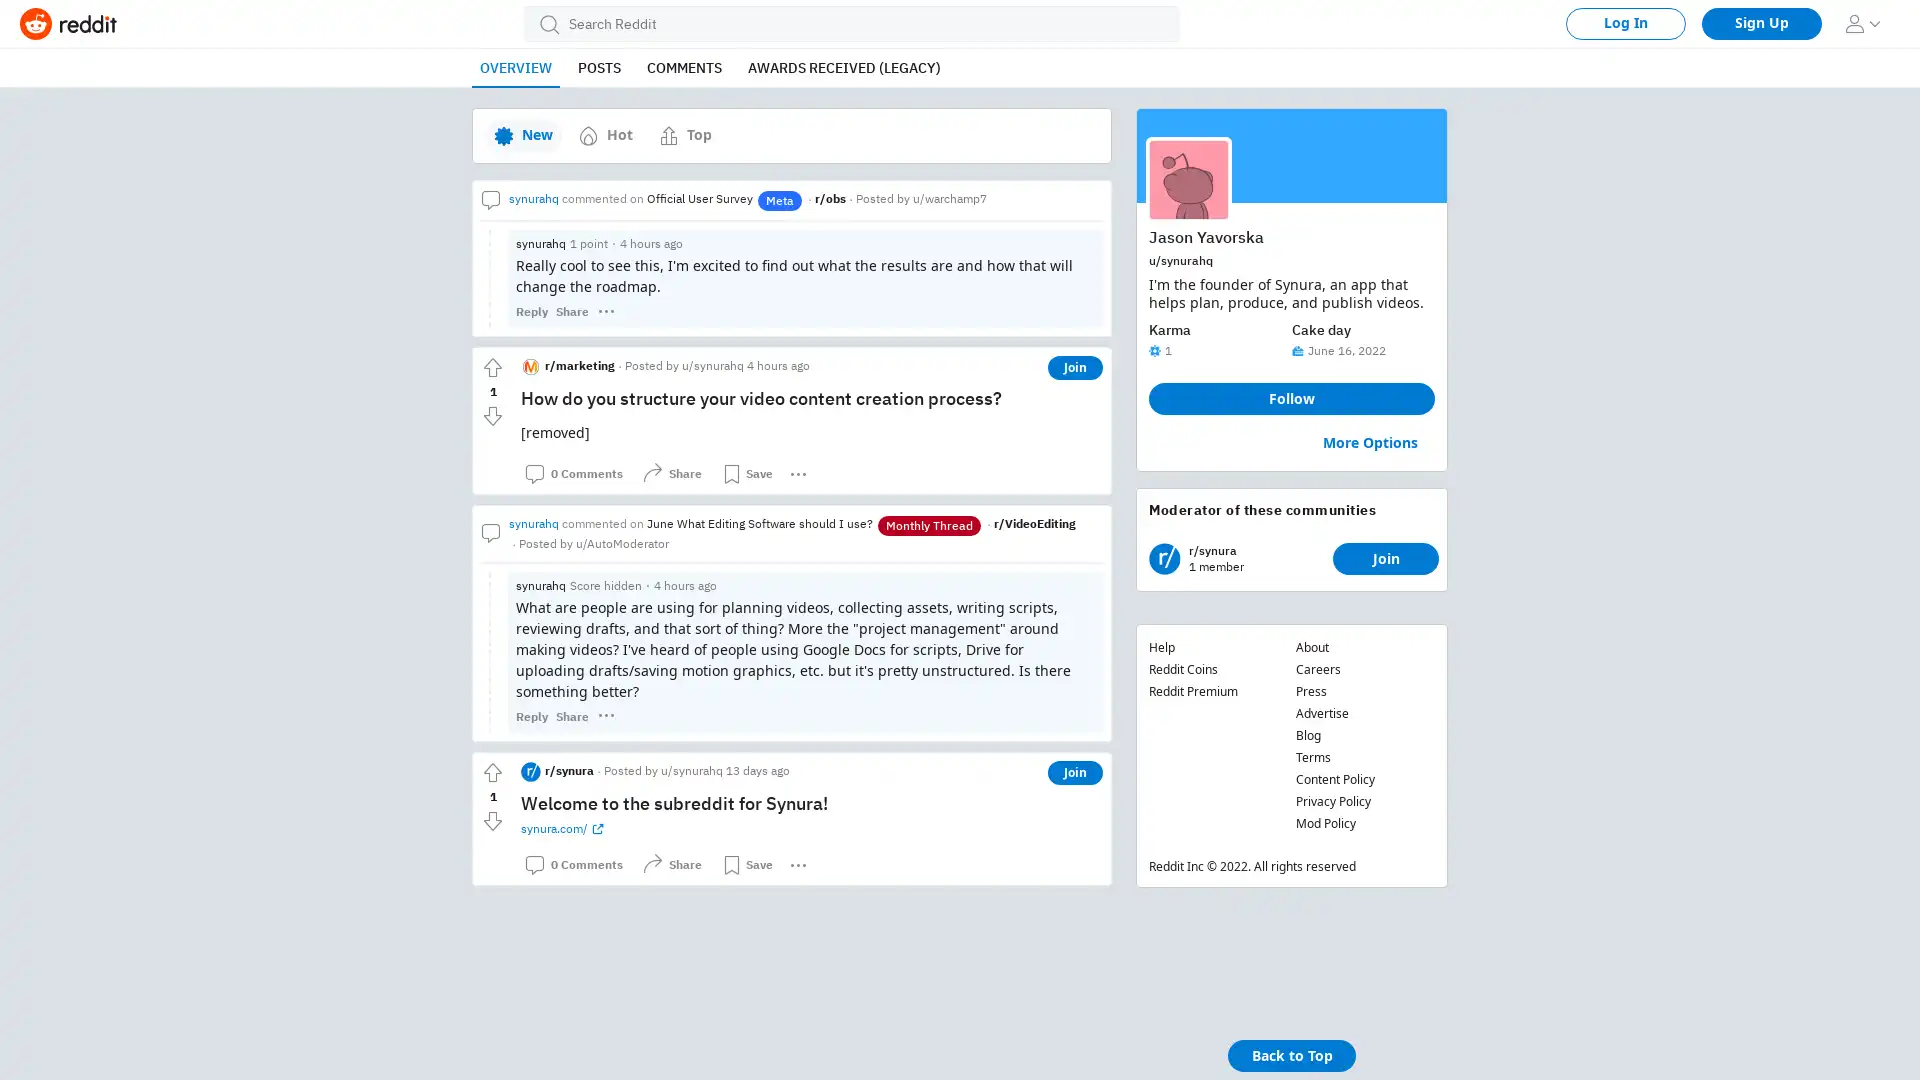 The image size is (1920, 1080). Describe the element at coordinates (571, 312) in the screenshot. I see `Share` at that location.